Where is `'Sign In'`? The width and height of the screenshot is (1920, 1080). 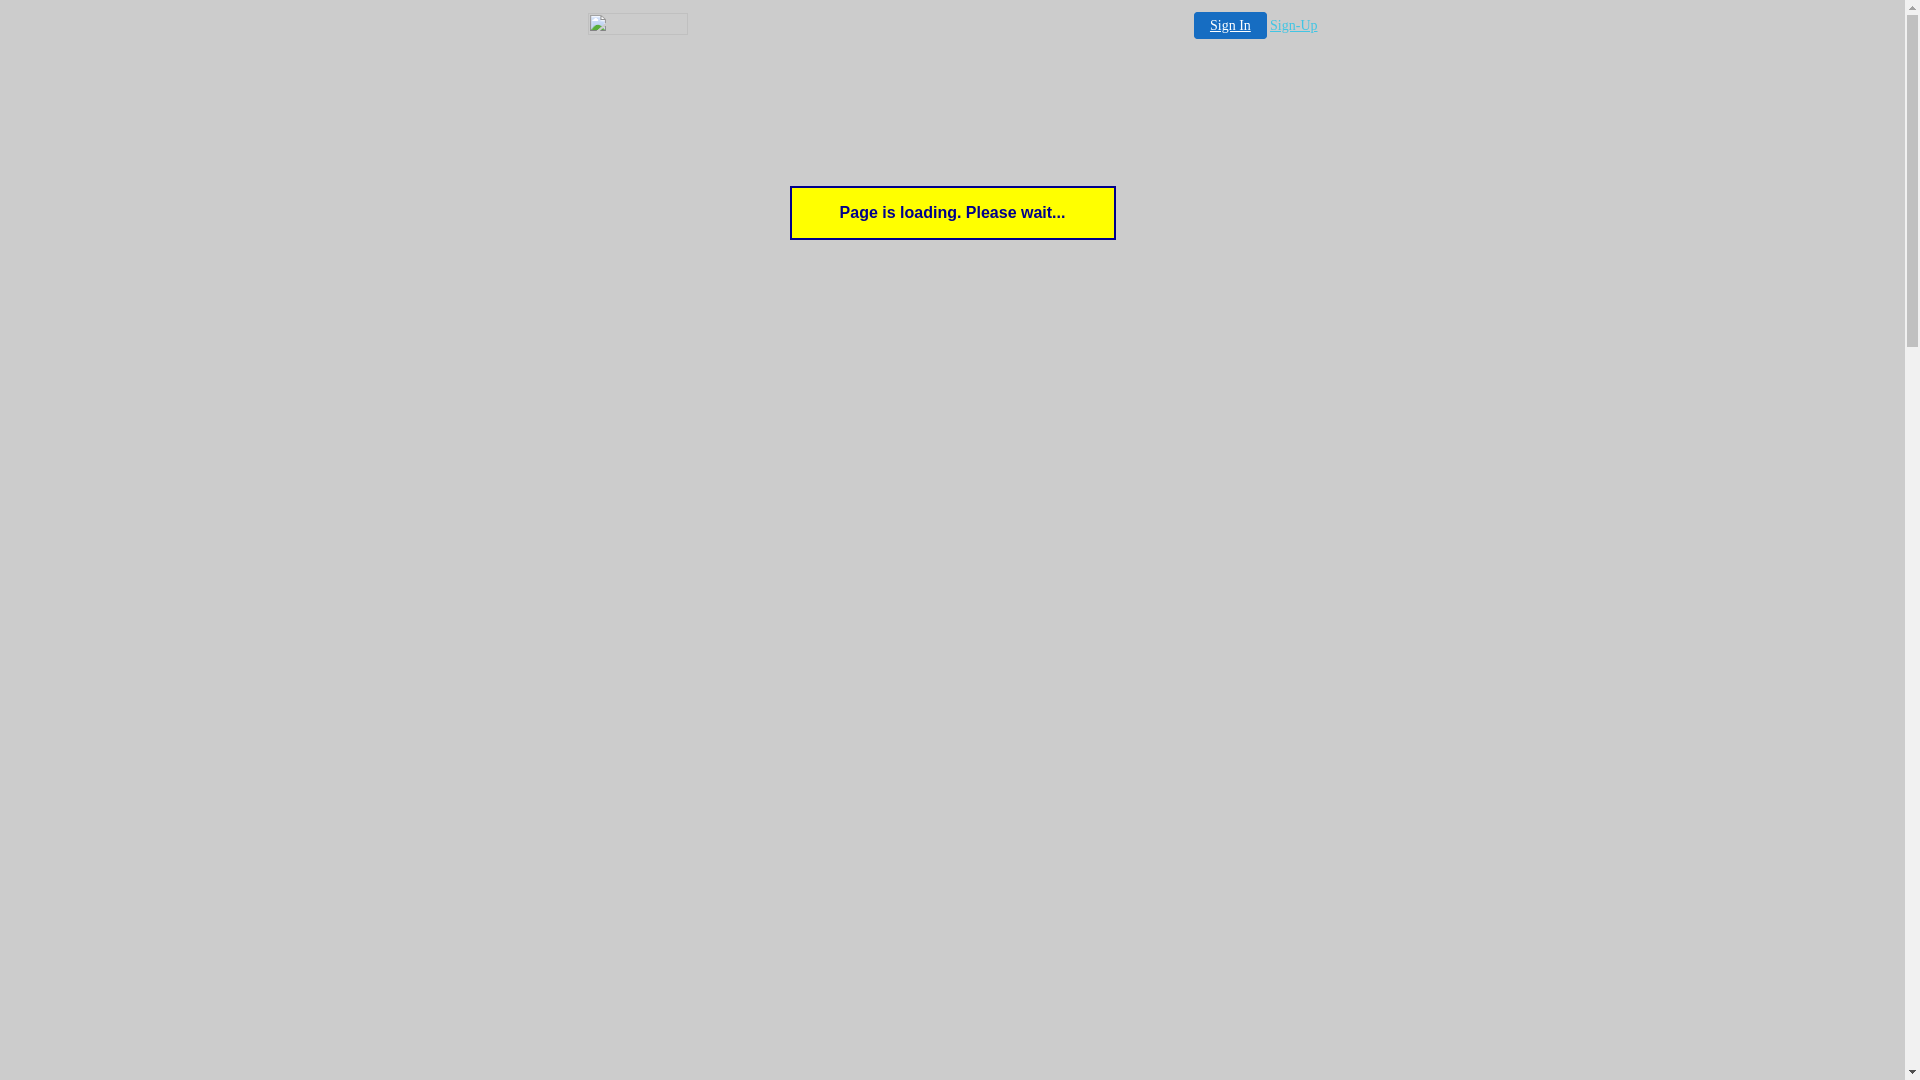
'Sign In' is located at coordinates (1194, 25).